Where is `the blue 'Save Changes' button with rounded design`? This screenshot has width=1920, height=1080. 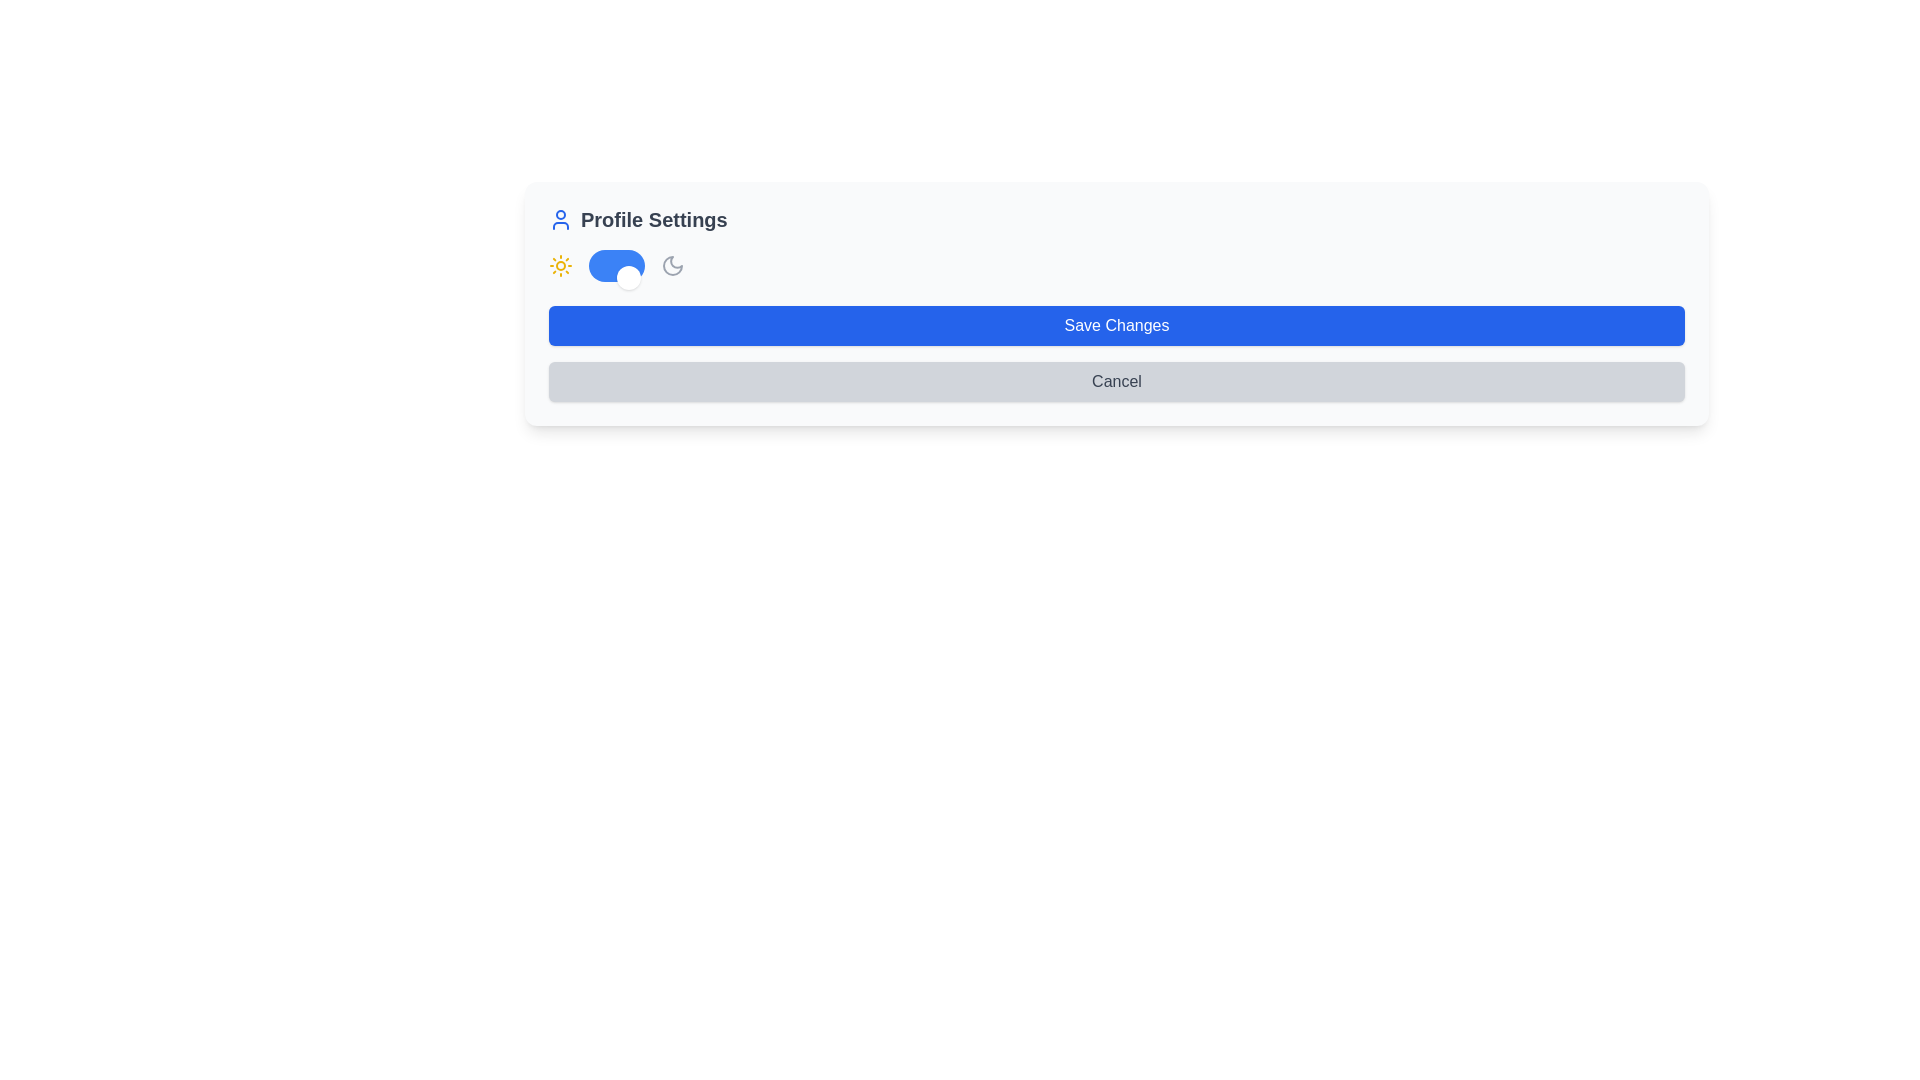
the blue 'Save Changes' button with rounded design is located at coordinates (1116, 325).